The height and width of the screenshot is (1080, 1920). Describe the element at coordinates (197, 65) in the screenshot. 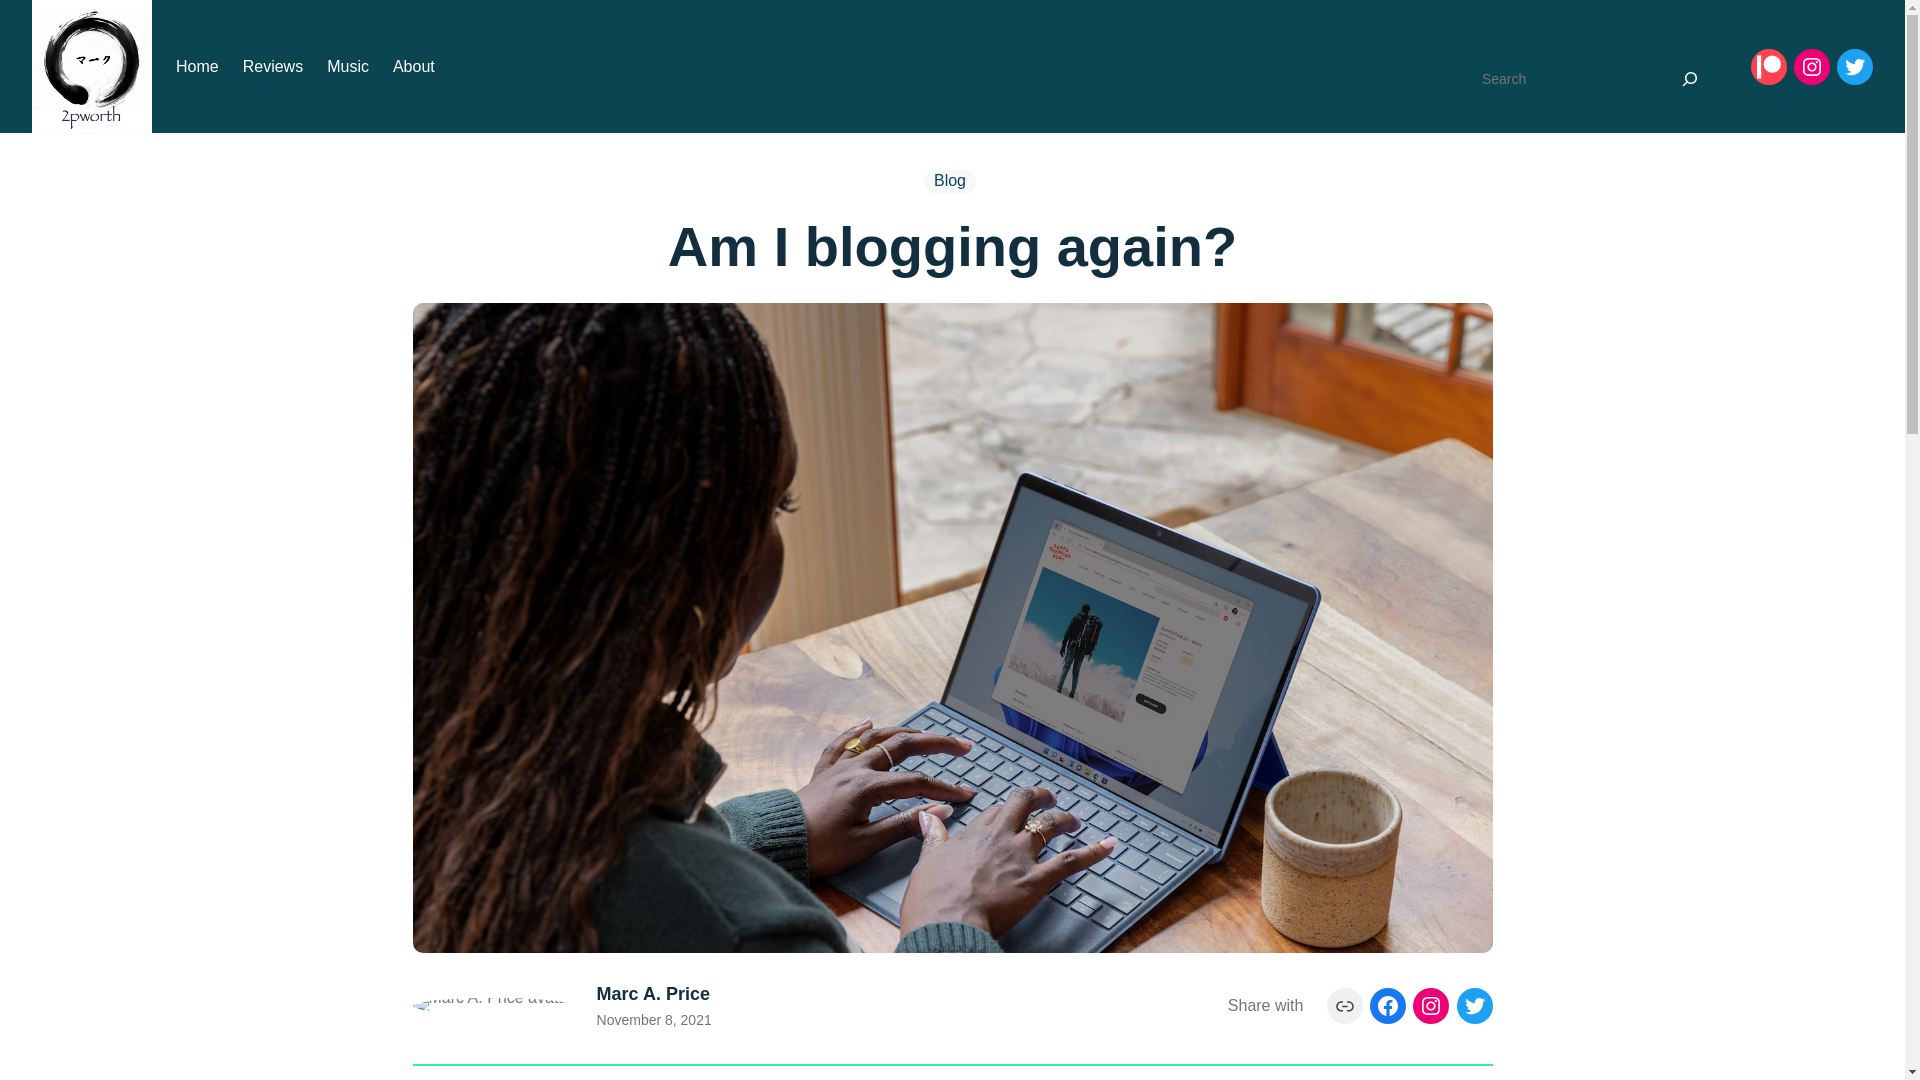

I see `'Home'` at that location.